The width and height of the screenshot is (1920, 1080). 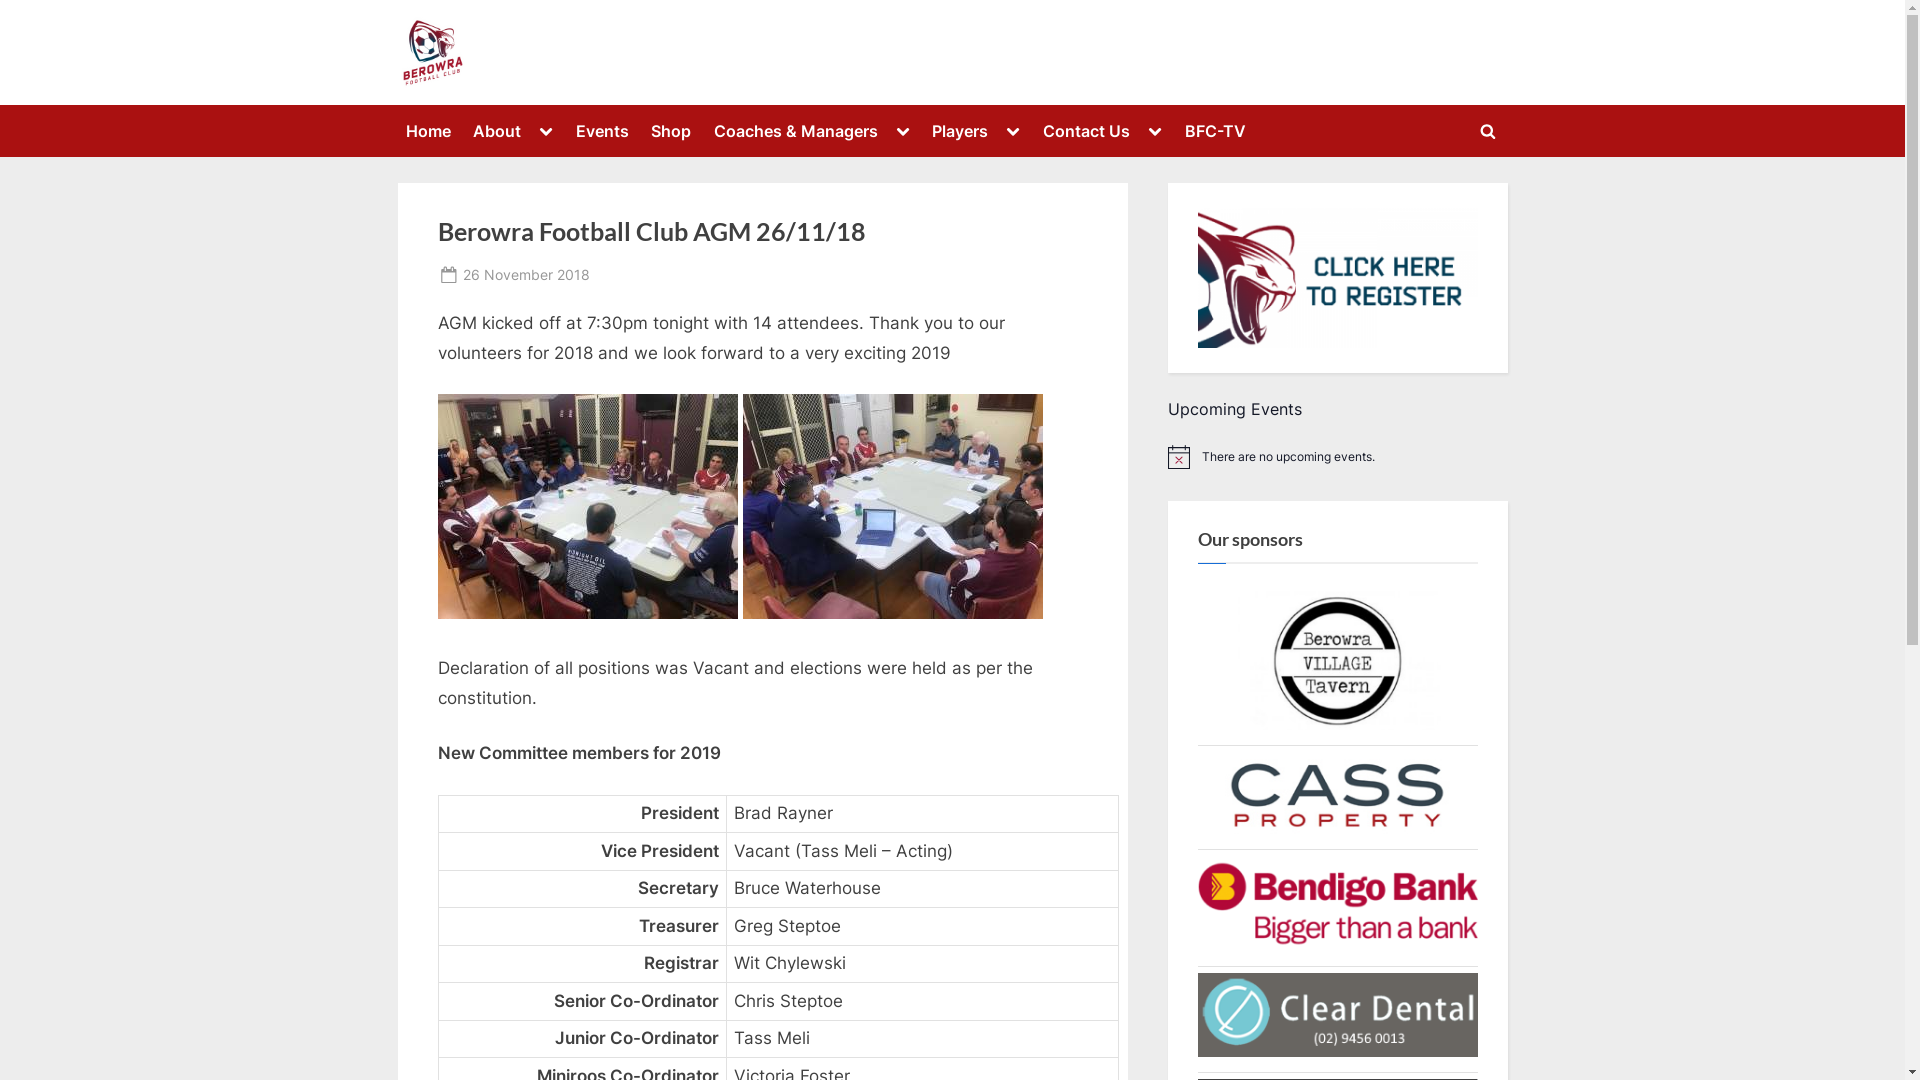 I want to click on 'Players', so click(x=960, y=131).